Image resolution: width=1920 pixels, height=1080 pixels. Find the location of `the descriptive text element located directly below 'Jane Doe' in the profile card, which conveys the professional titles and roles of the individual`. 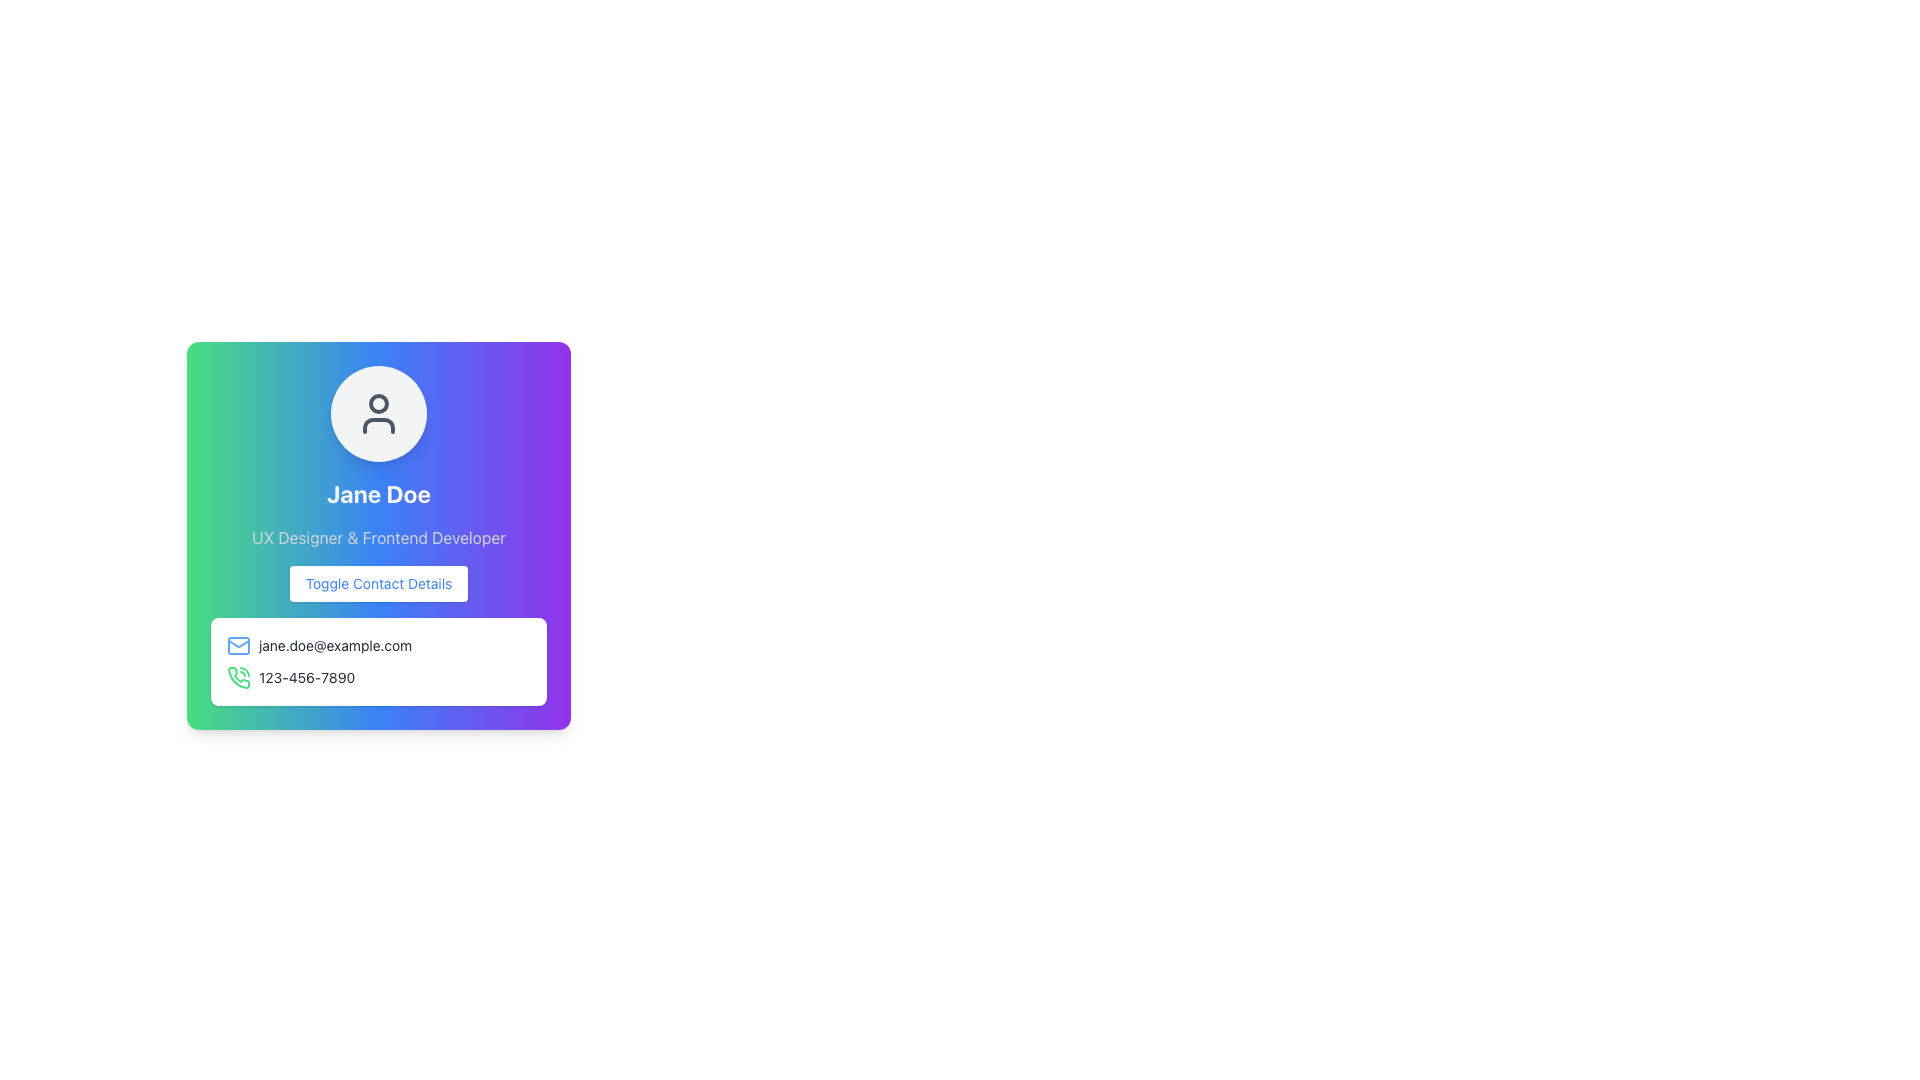

the descriptive text element located directly below 'Jane Doe' in the profile card, which conveys the professional titles and roles of the individual is located at coordinates (379, 536).